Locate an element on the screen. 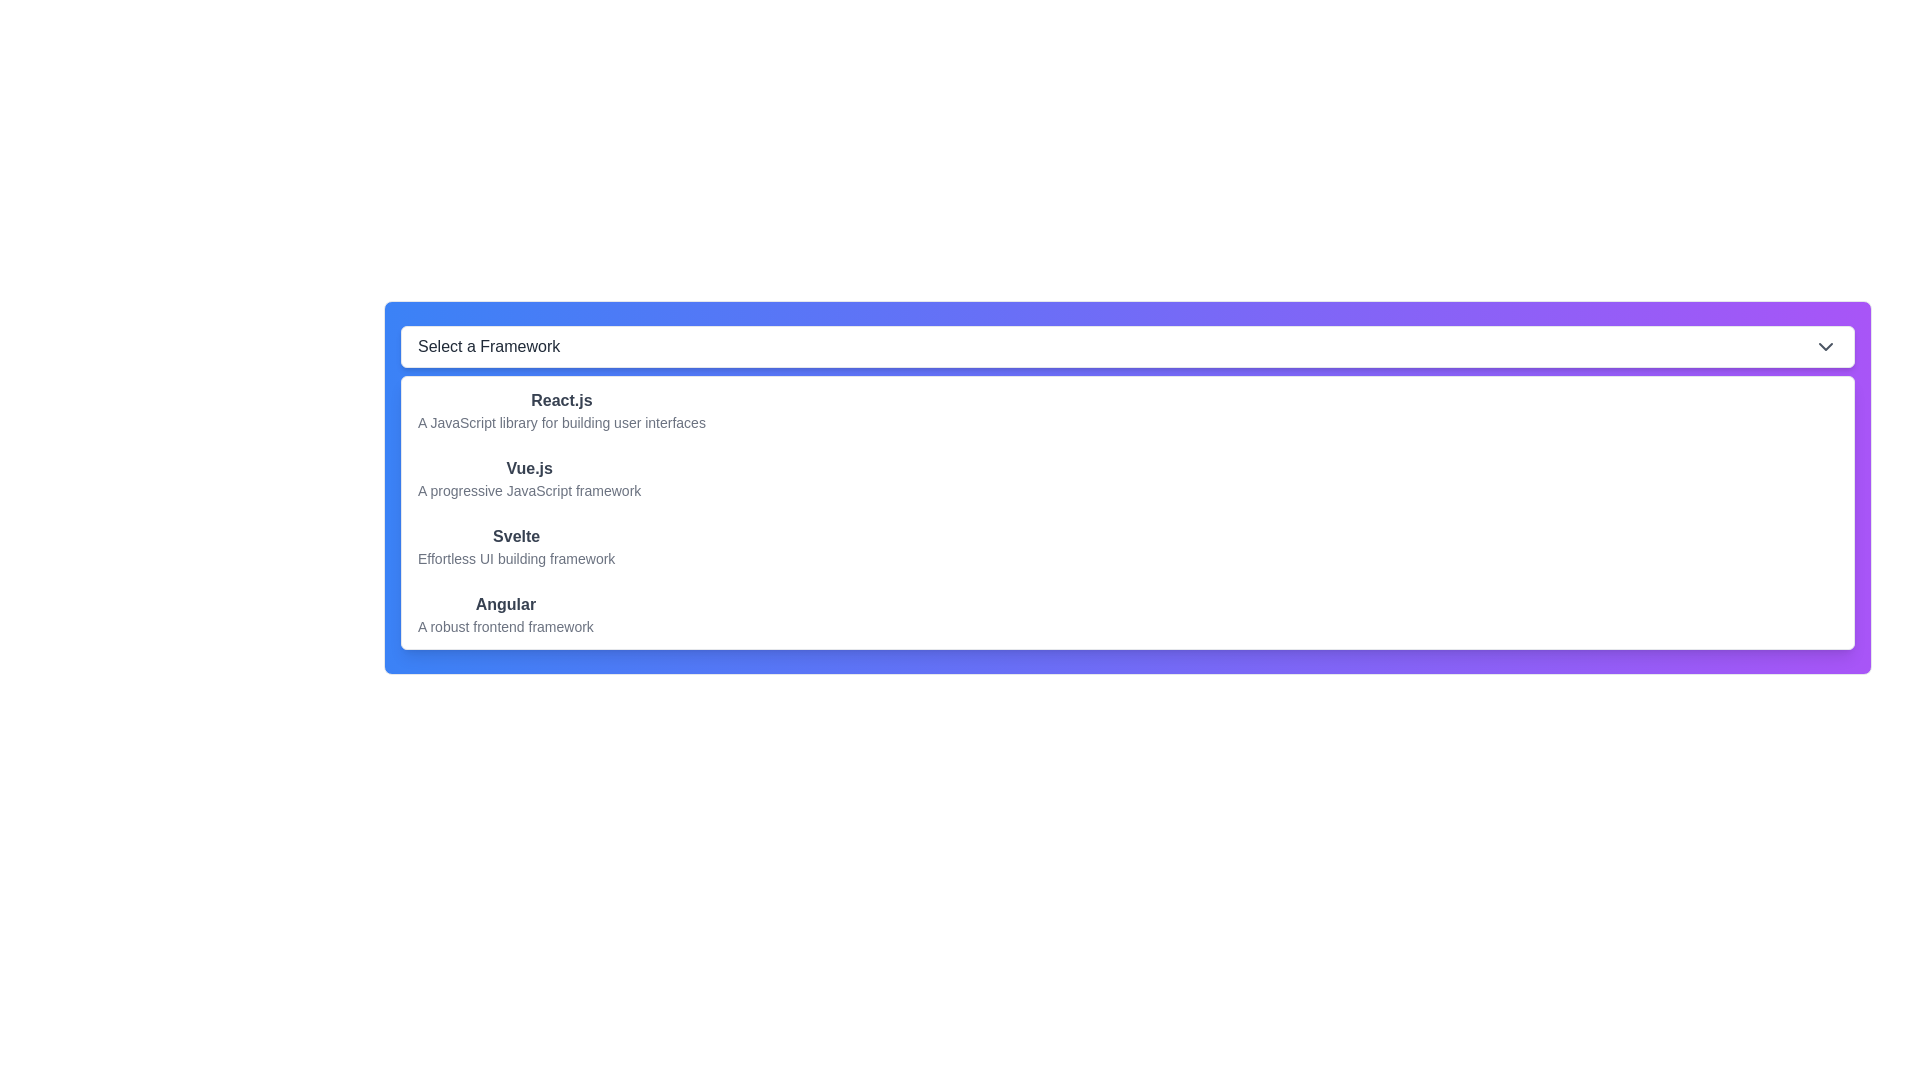 This screenshot has width=1920, height=1080. text content of the Text label located within the dropdown list beneath the bolded label 'Svelte', positioned between 'Vue.js' and 'Angular' is located at coordinates (516, 559).